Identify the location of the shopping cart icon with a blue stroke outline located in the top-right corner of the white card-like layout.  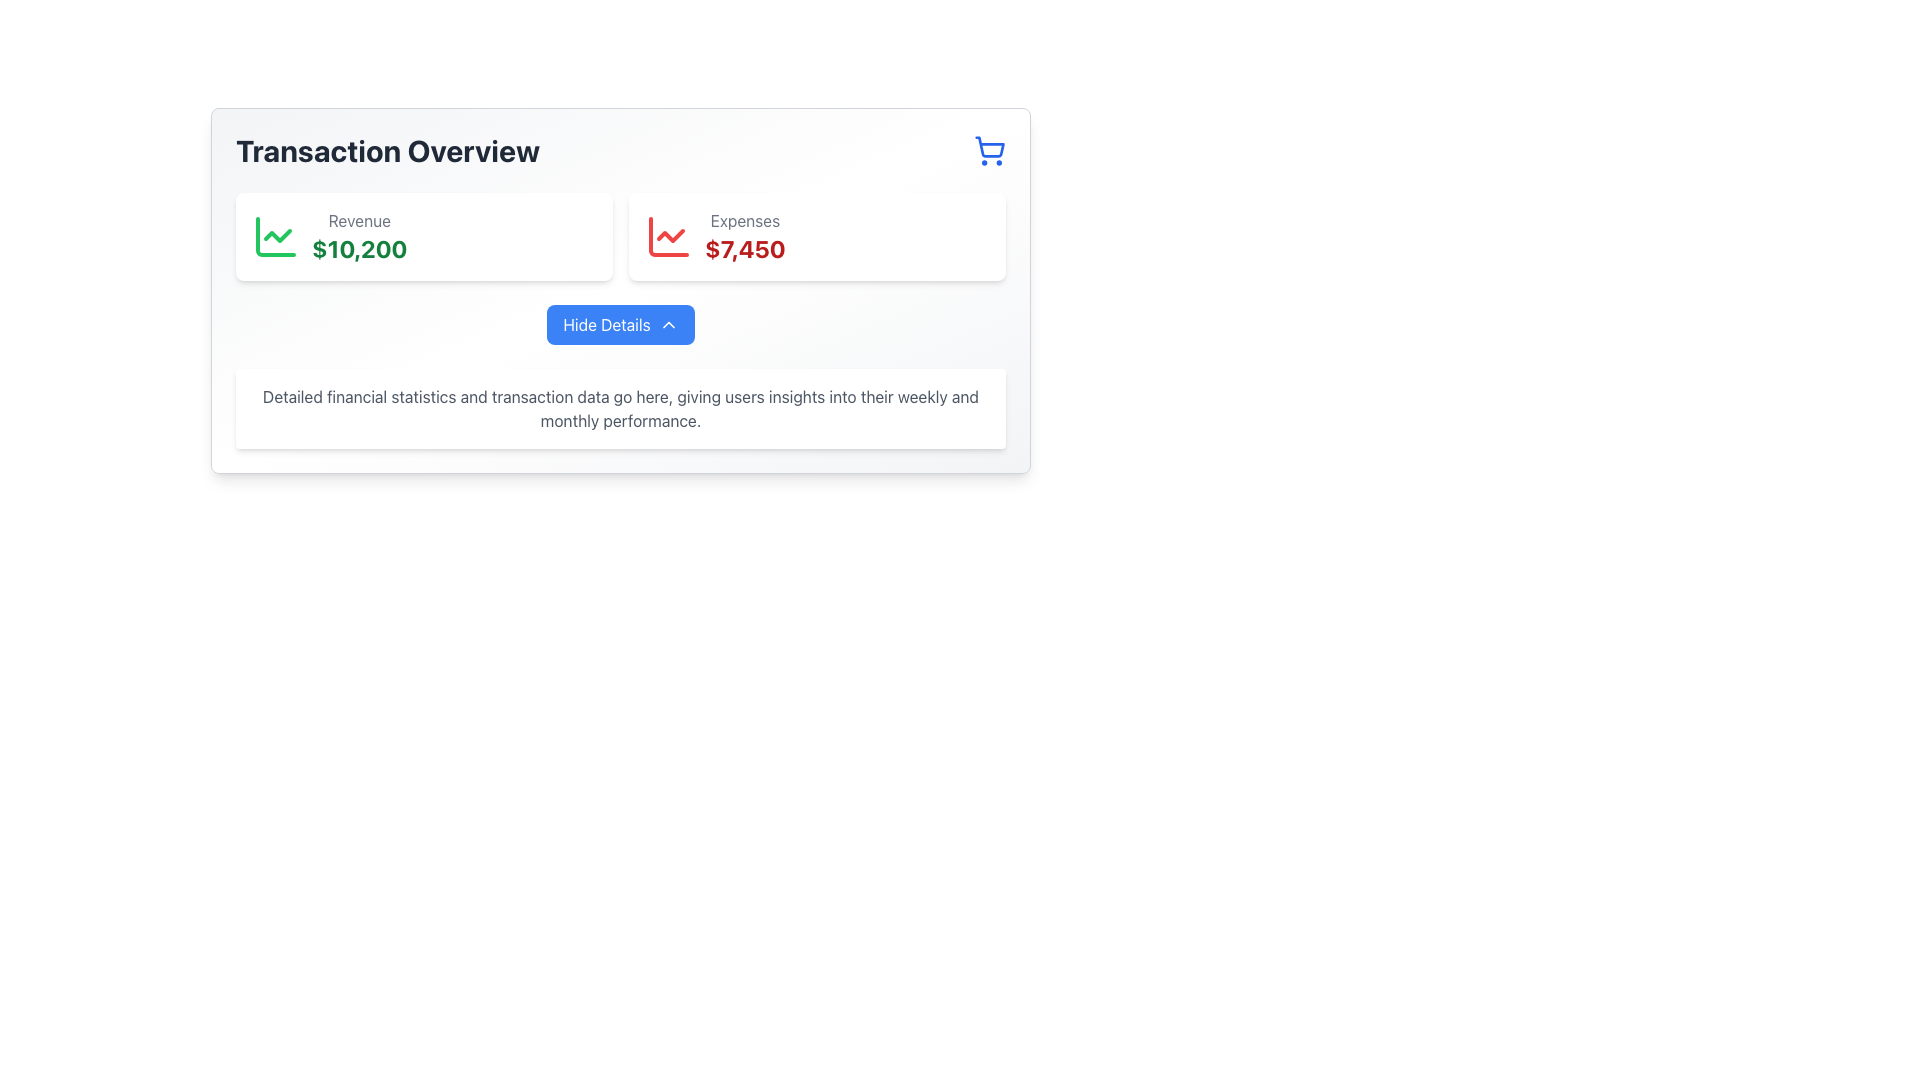
(990, 146).